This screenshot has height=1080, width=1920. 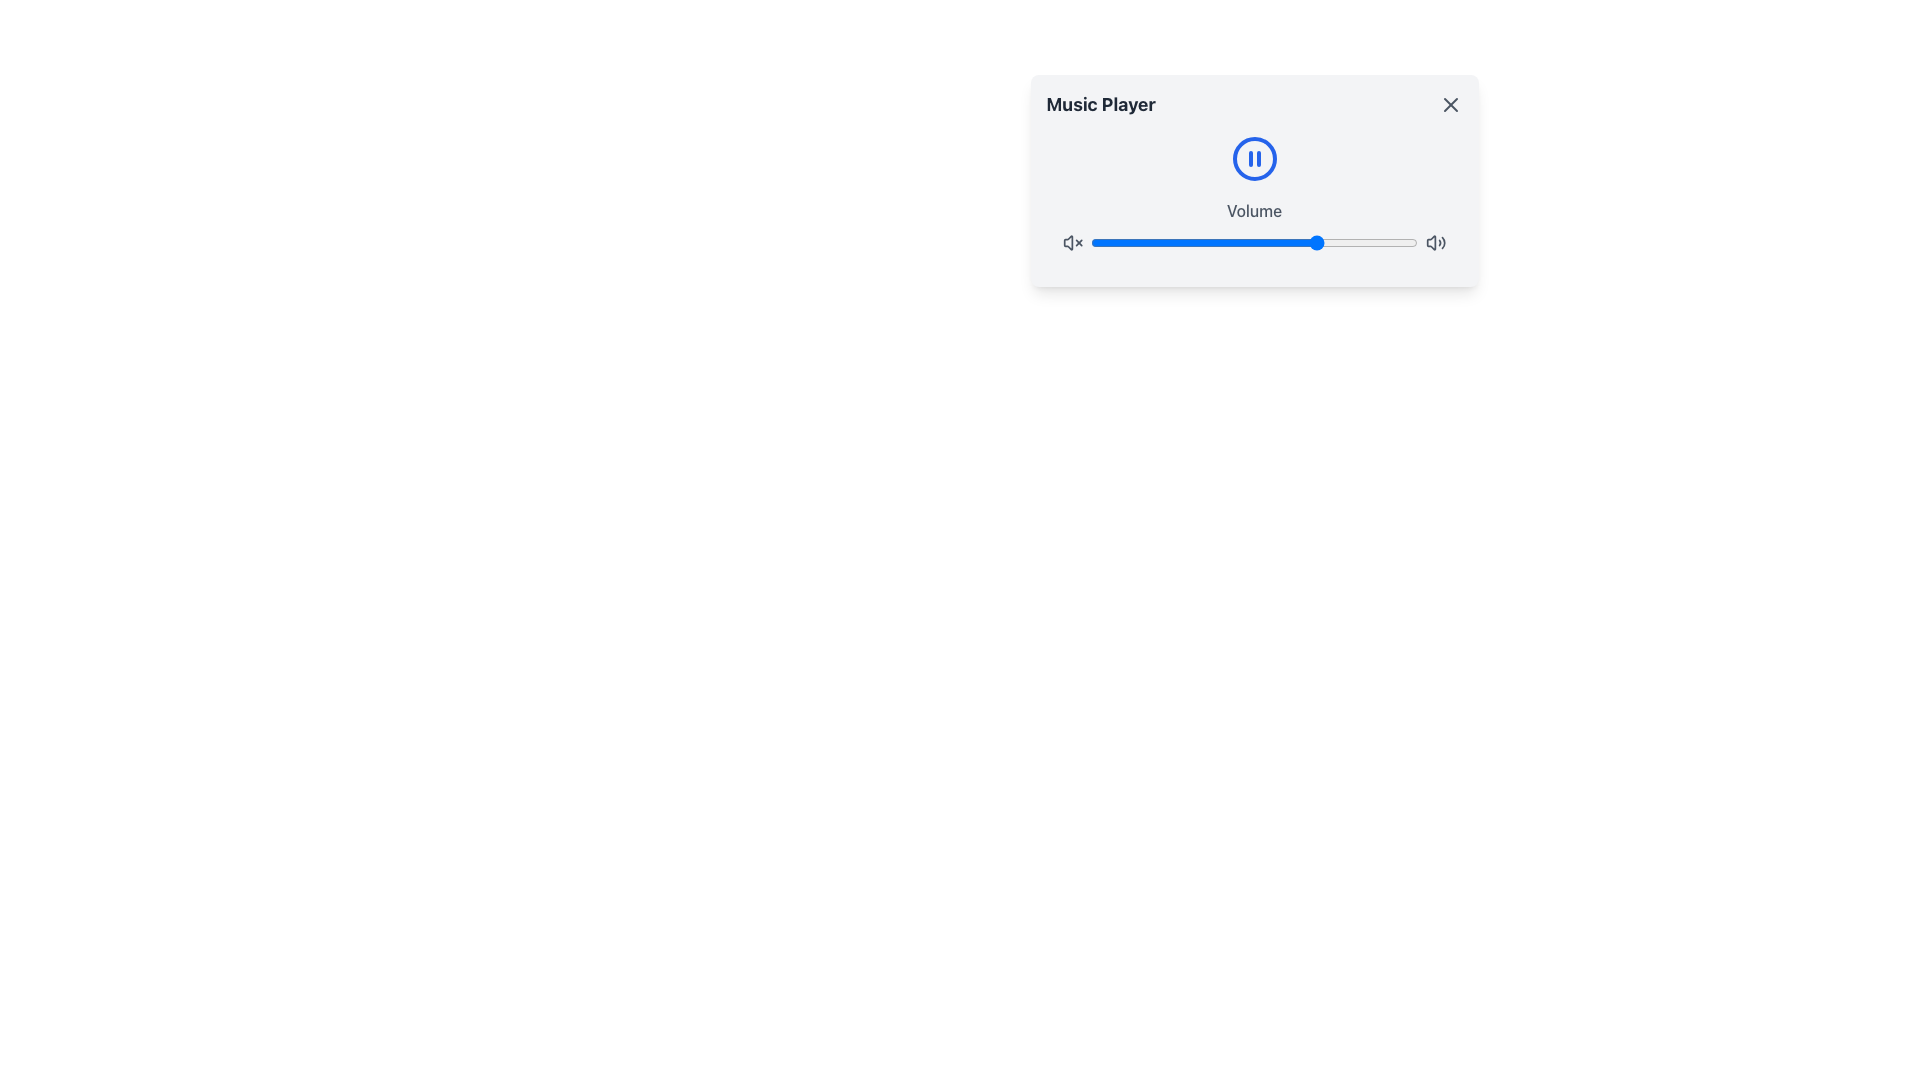 What do you see at coordinates (1253, 157) in the screenshot?
I see `the SVG circle element that serves as the boundary of the pause icon, located at the top center of the music player interface, above the 'Volume' label` at bounding box center [1253, 157].